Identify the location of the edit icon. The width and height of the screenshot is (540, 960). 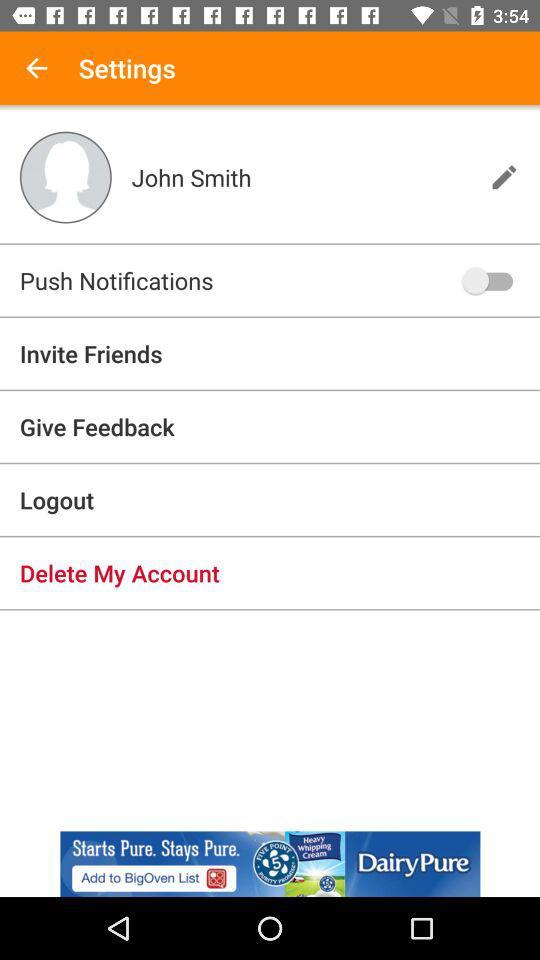
(503, 176).